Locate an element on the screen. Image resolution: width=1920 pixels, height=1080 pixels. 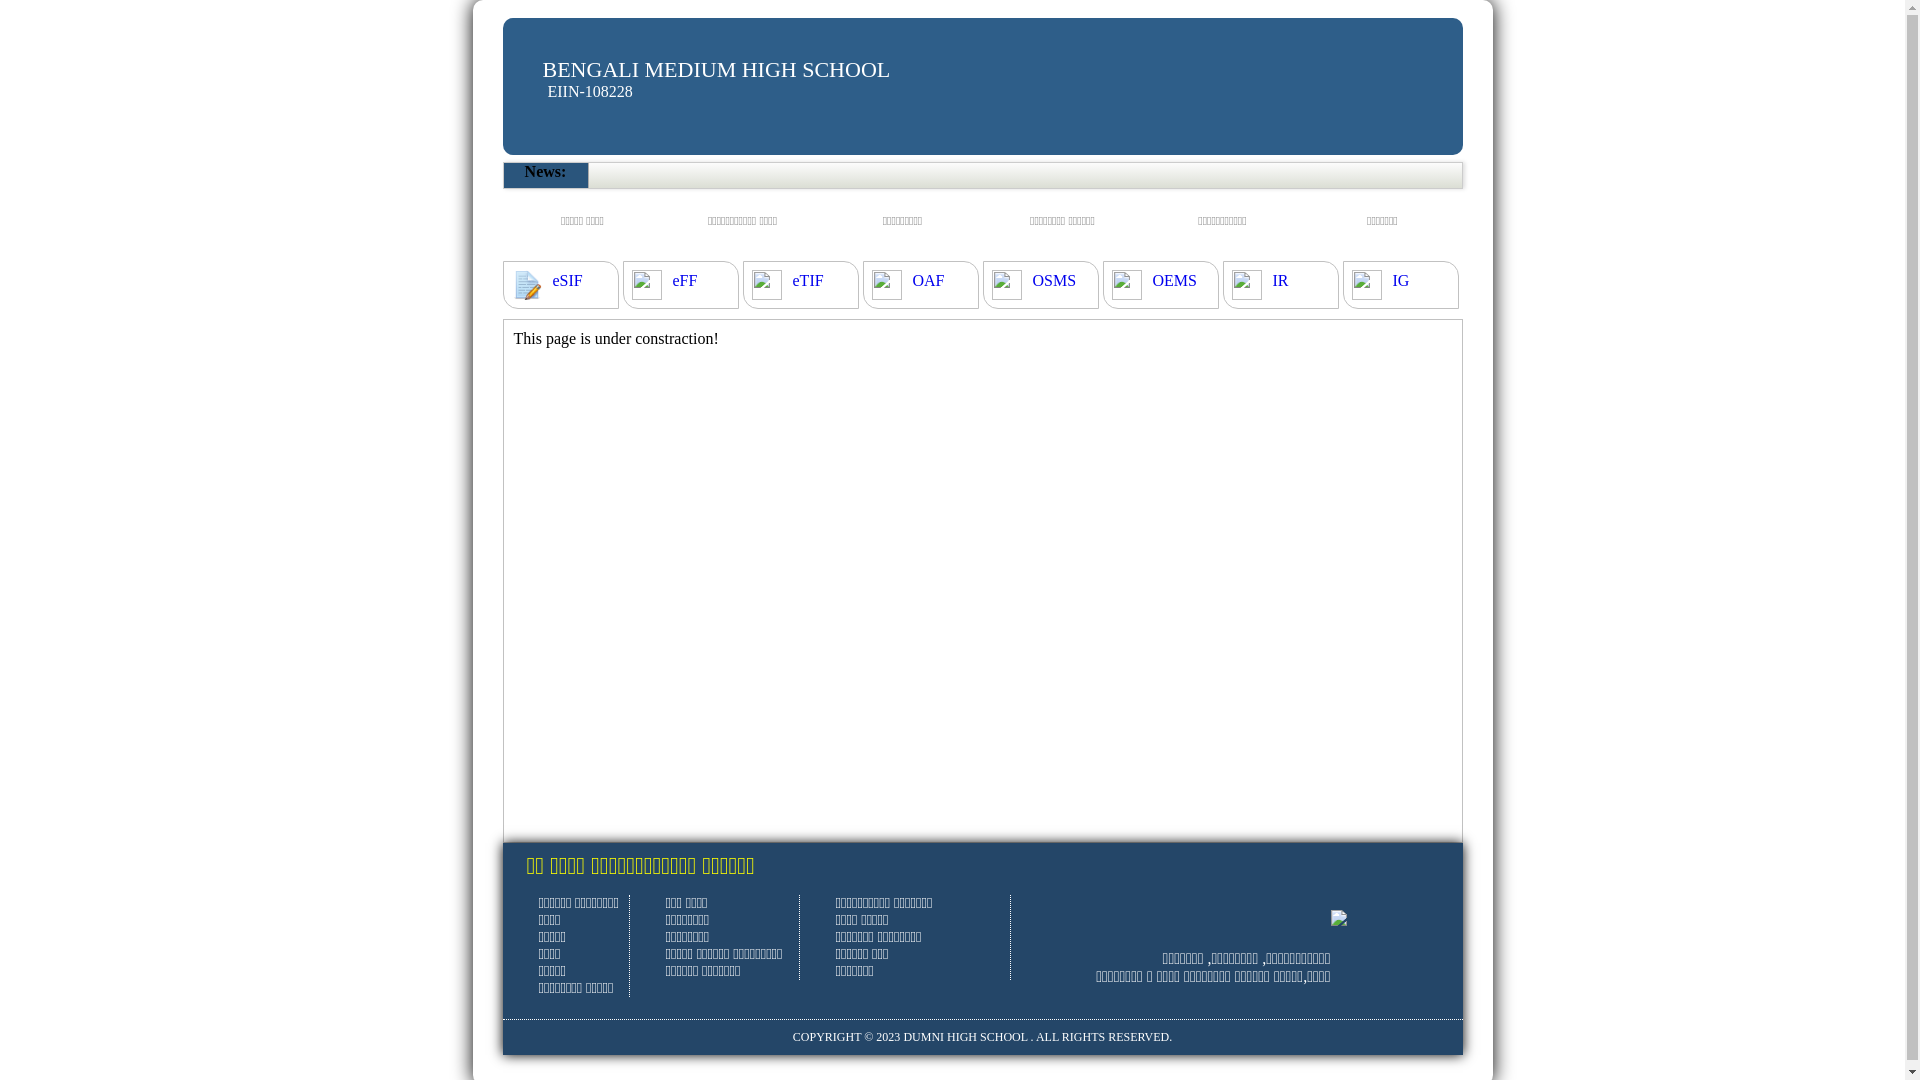
'DUMNI HIGH SCHOOL' is located at coordinates (964, 1036).